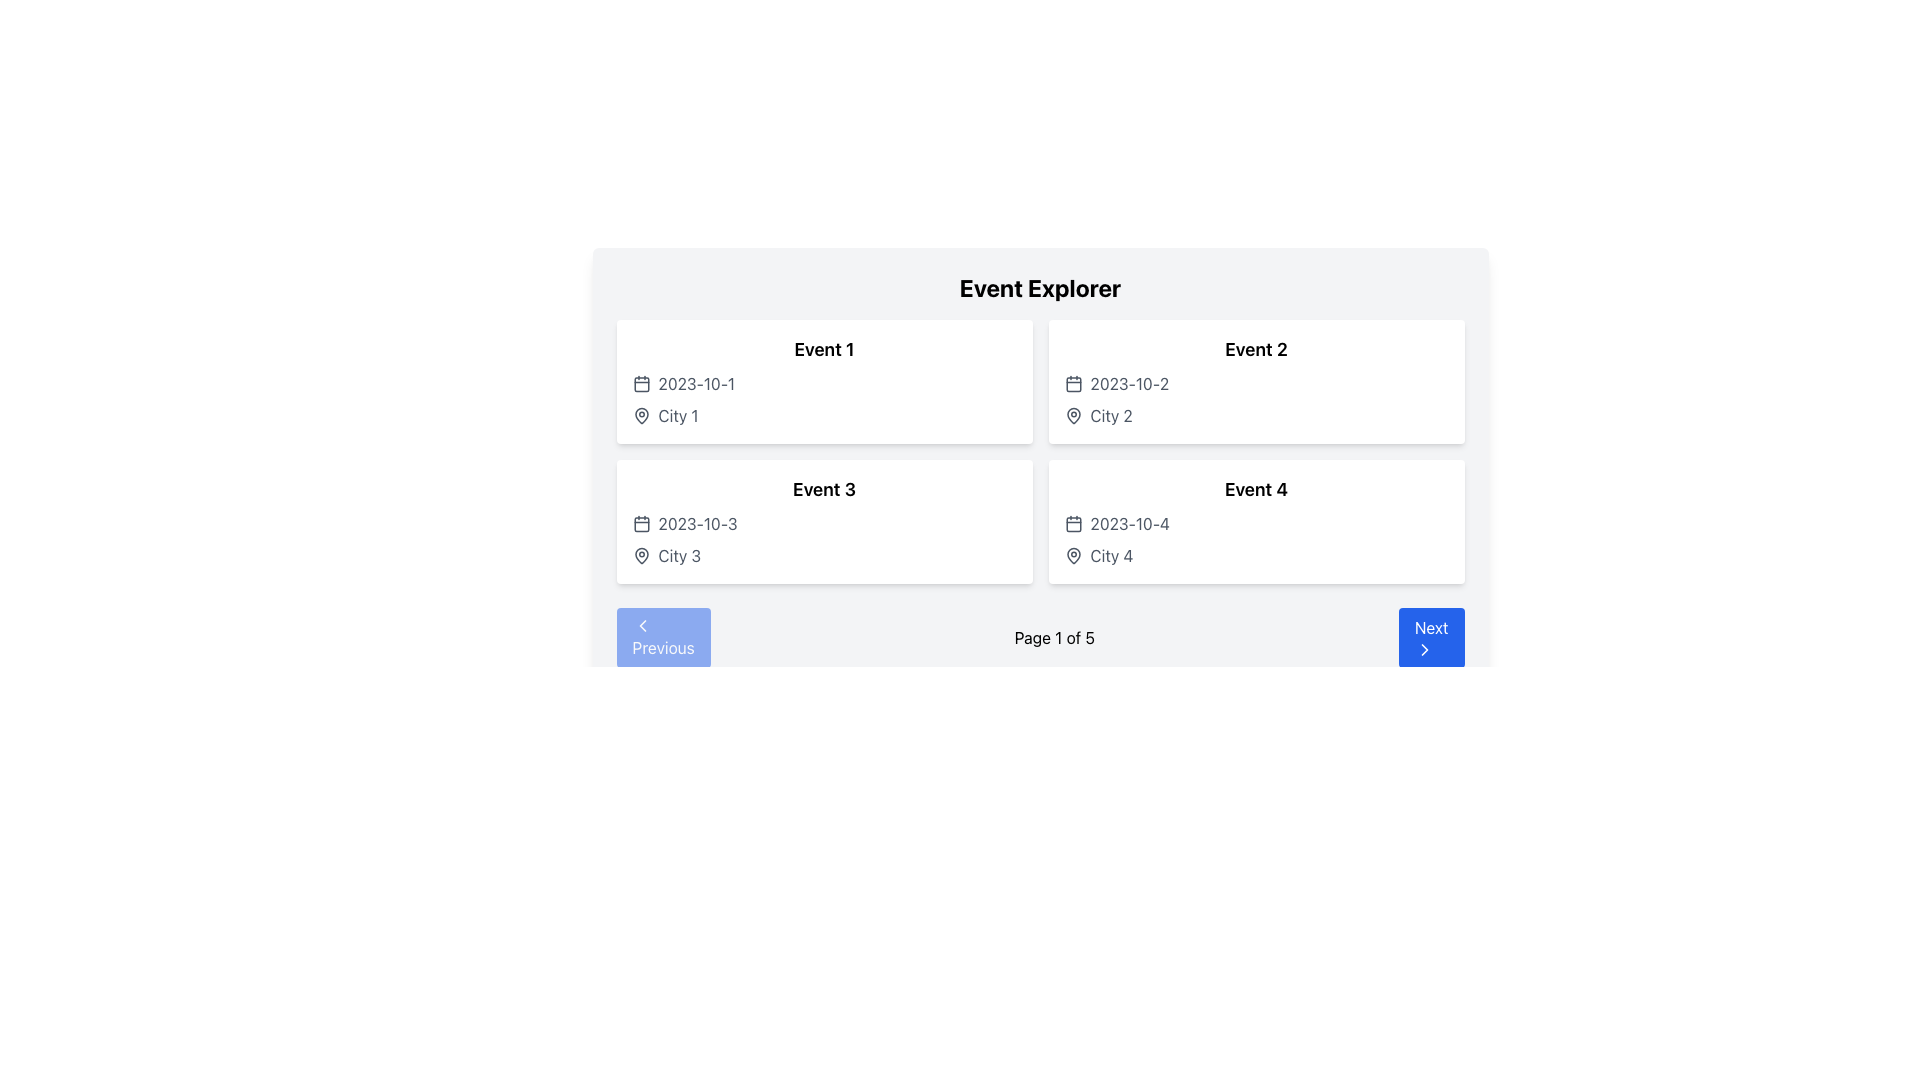 This screenshot has width=1920, height=1080. I want to click on the calendar icon located in the 'Event 2' card, positioned near the date '2023-10-2', so click(1072, 384).